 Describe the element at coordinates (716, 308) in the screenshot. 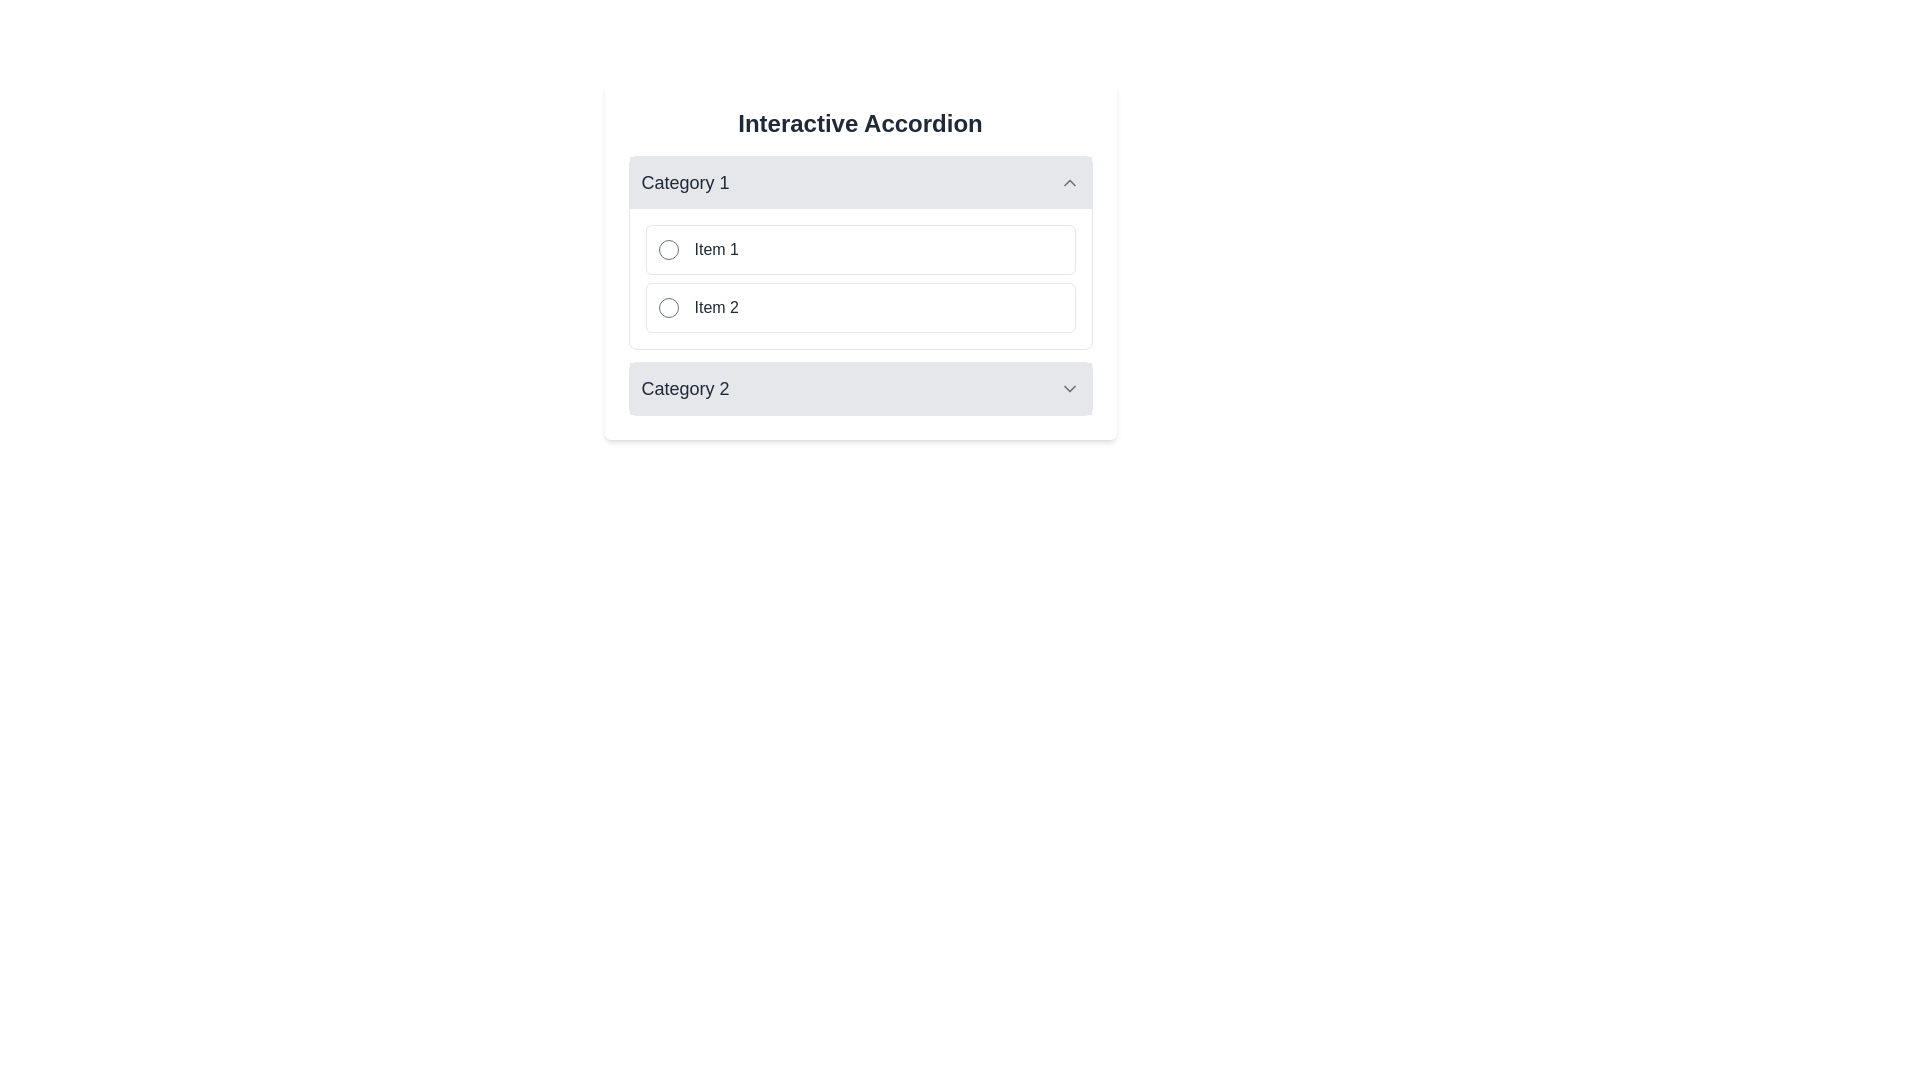

I see `the Text label that is positioned under 'Item 1' within the 'Category 1' collapsible list, which serves as a descriptor for a selectable radio button option` at that location.